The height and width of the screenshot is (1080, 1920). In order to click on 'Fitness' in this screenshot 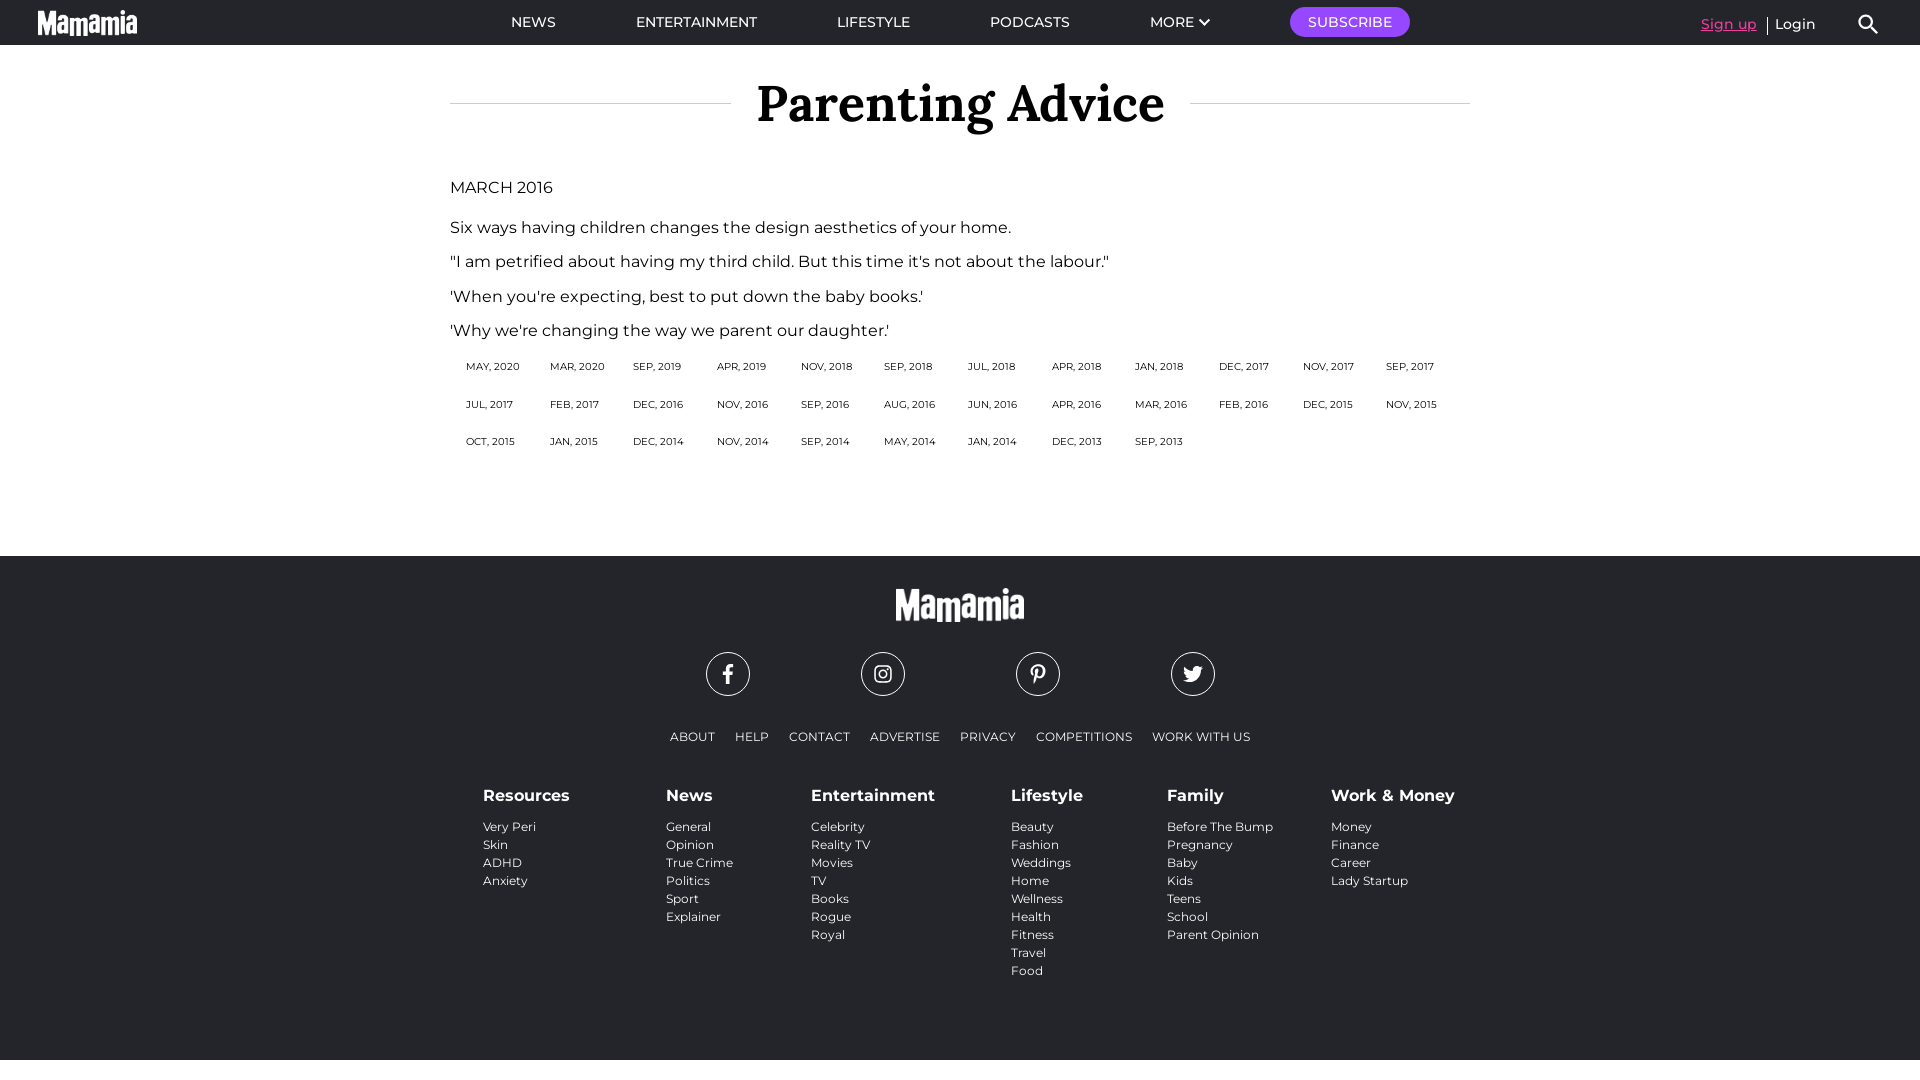, I will do `click(1032, 934)`.